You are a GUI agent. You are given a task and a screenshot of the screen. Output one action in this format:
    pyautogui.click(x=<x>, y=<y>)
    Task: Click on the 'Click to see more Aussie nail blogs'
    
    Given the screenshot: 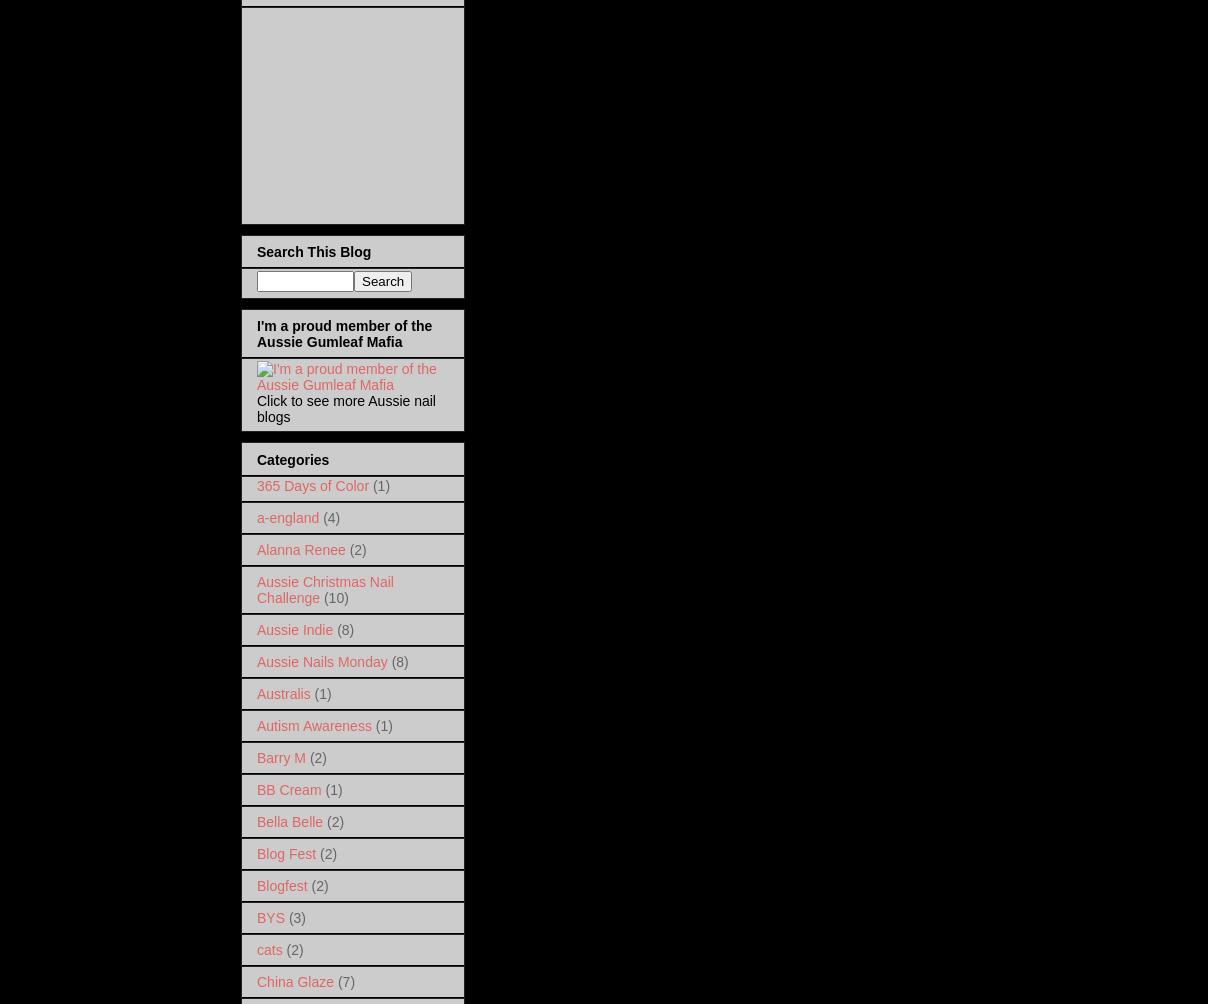 What is the action you would take?
    pyautogui.click(x=256, y=408)
    